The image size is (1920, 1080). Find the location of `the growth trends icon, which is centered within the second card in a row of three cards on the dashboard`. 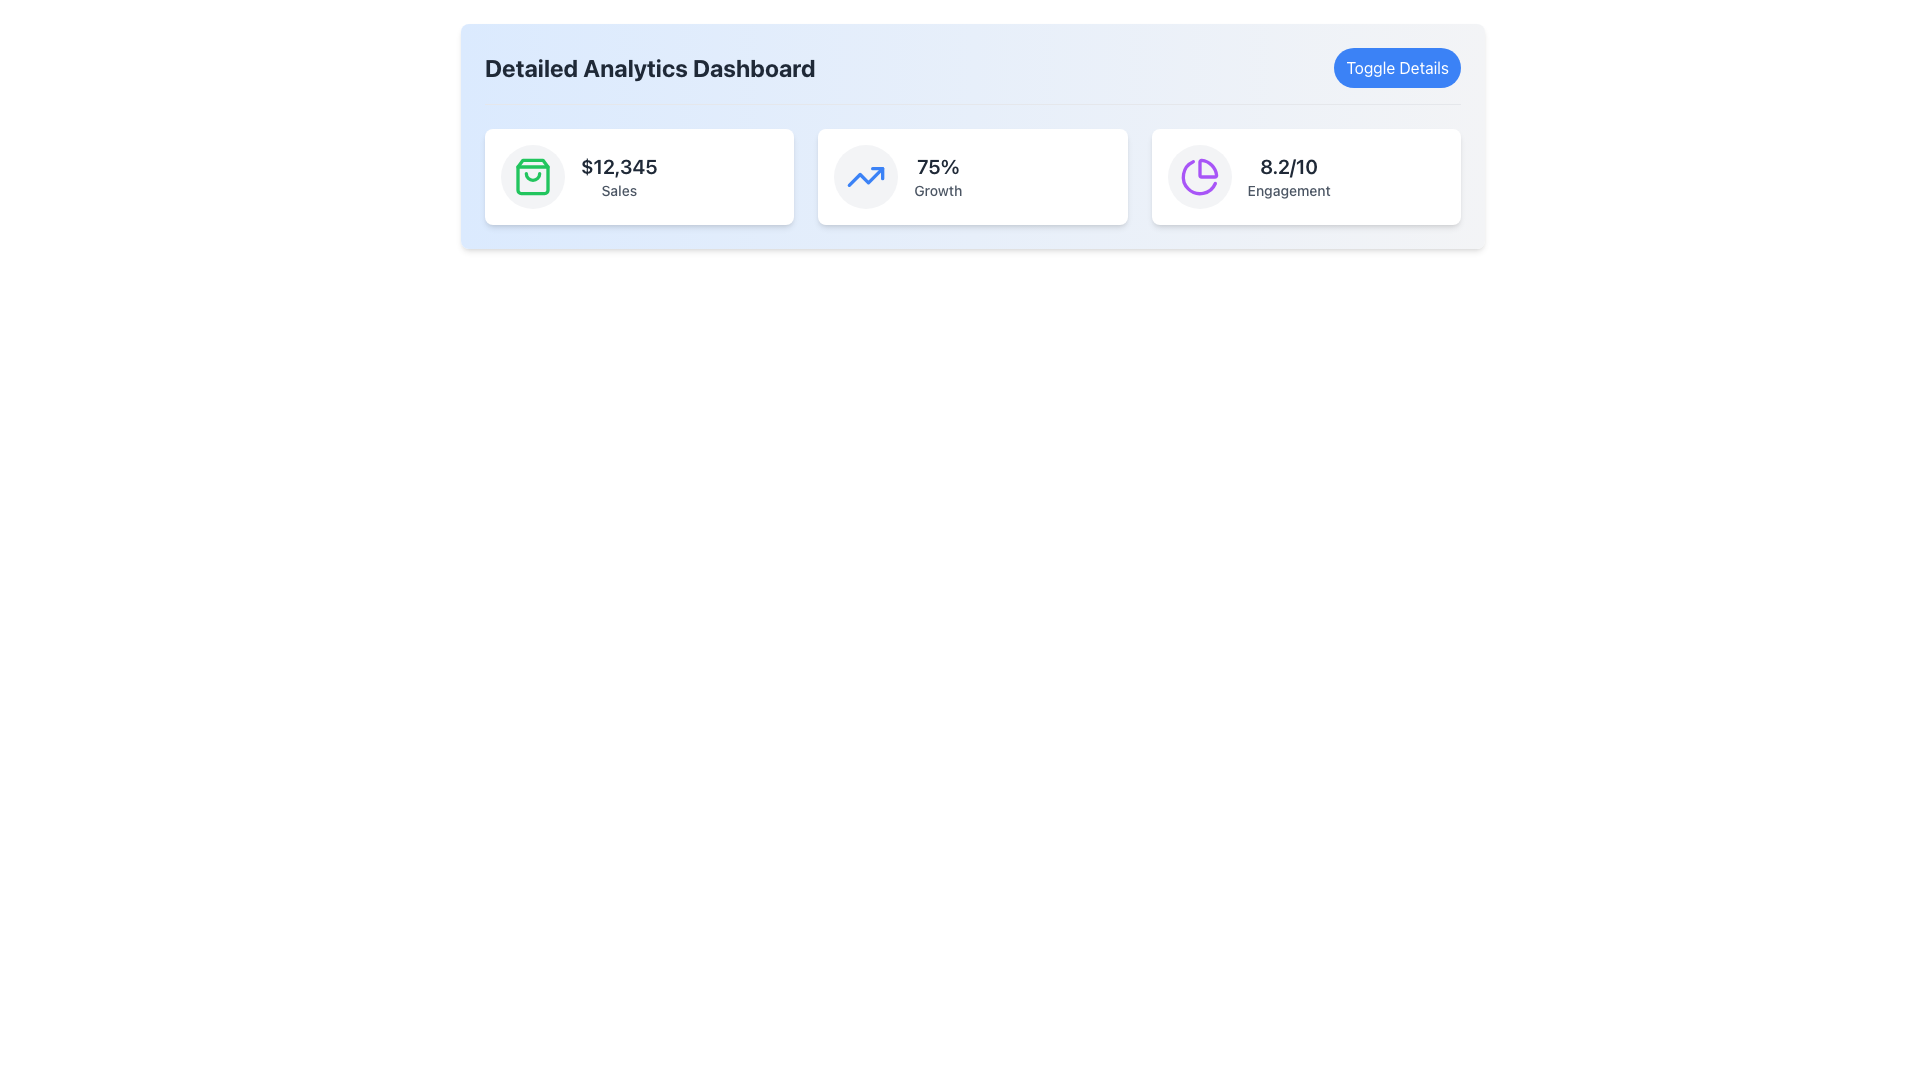

the growth trends icon, which is centered within the second card in a row of three cards on the dashboard is located at coordinates (866, 176).